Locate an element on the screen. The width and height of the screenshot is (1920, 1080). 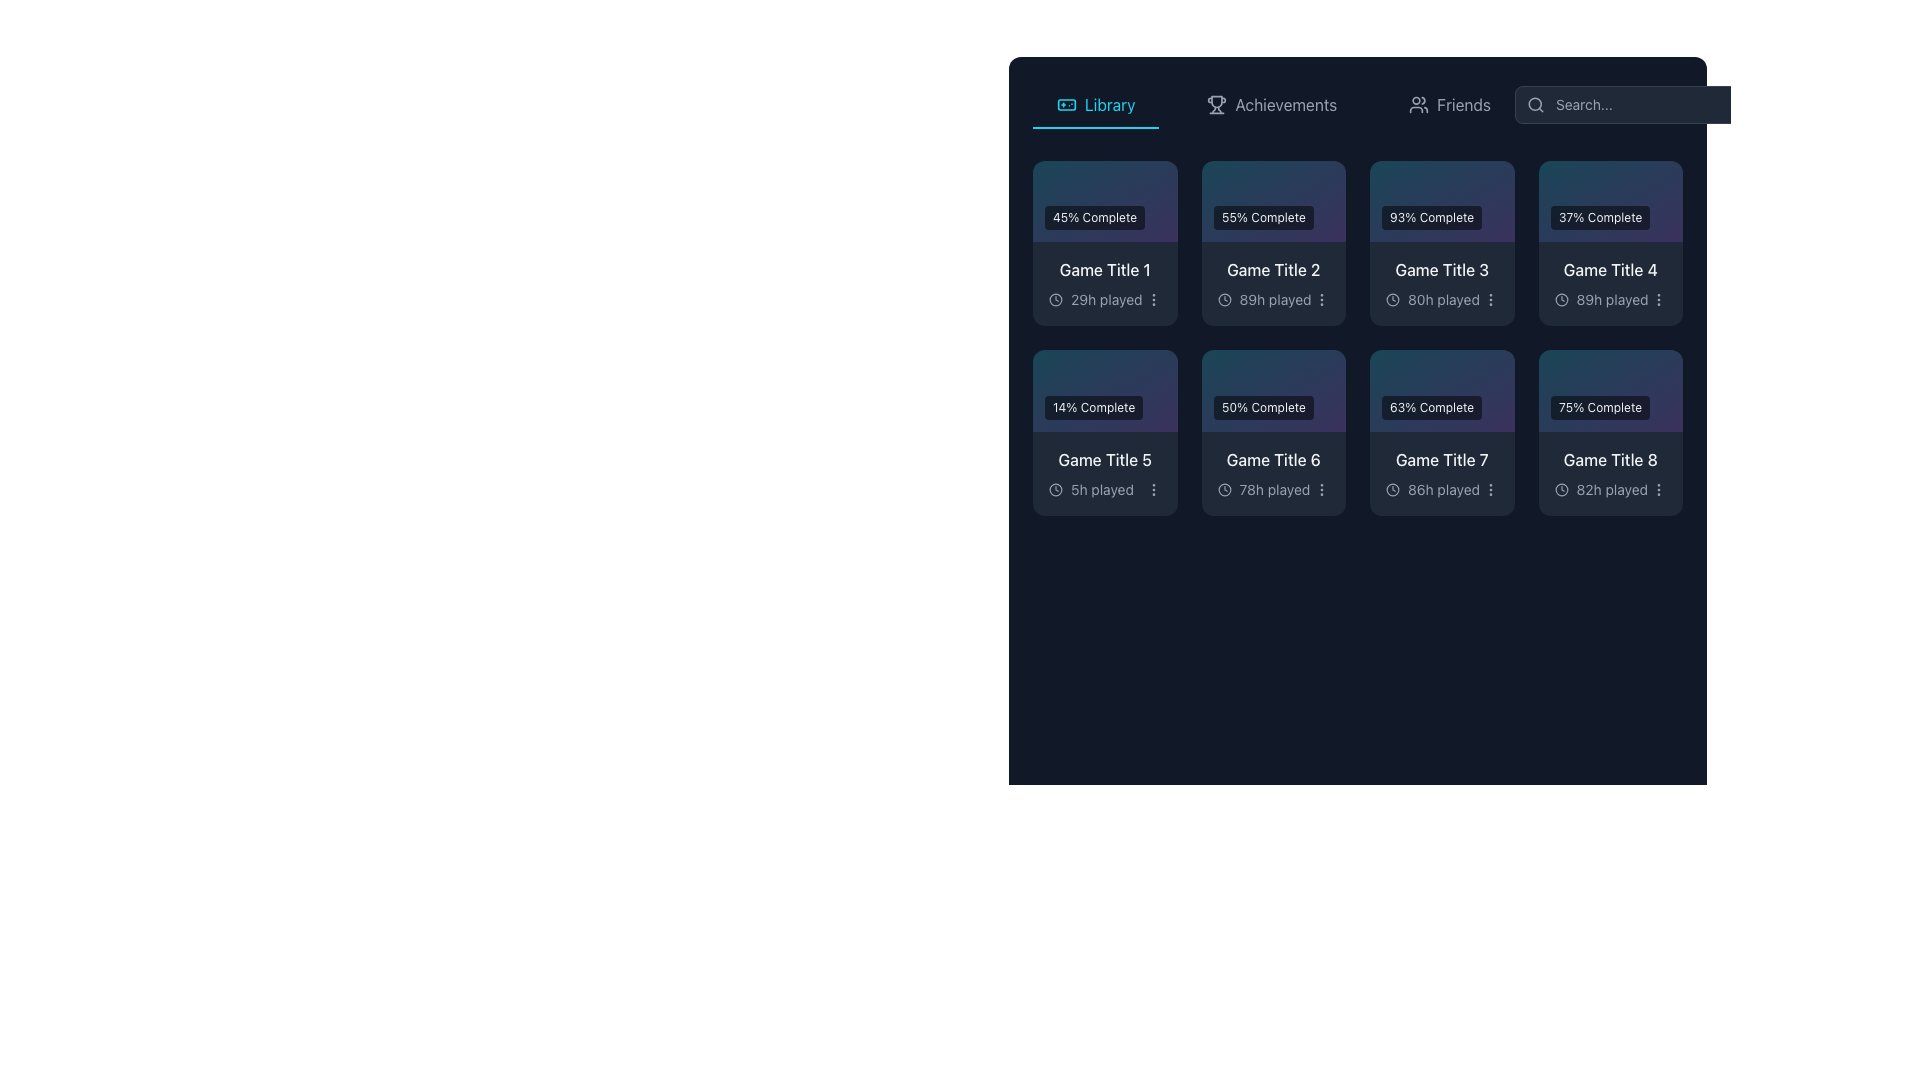
the decorative icon indicating time, which is positioned to the left of the text '89h played' within the card for 'Game Title 4' is located at coordinates (1560, 300).